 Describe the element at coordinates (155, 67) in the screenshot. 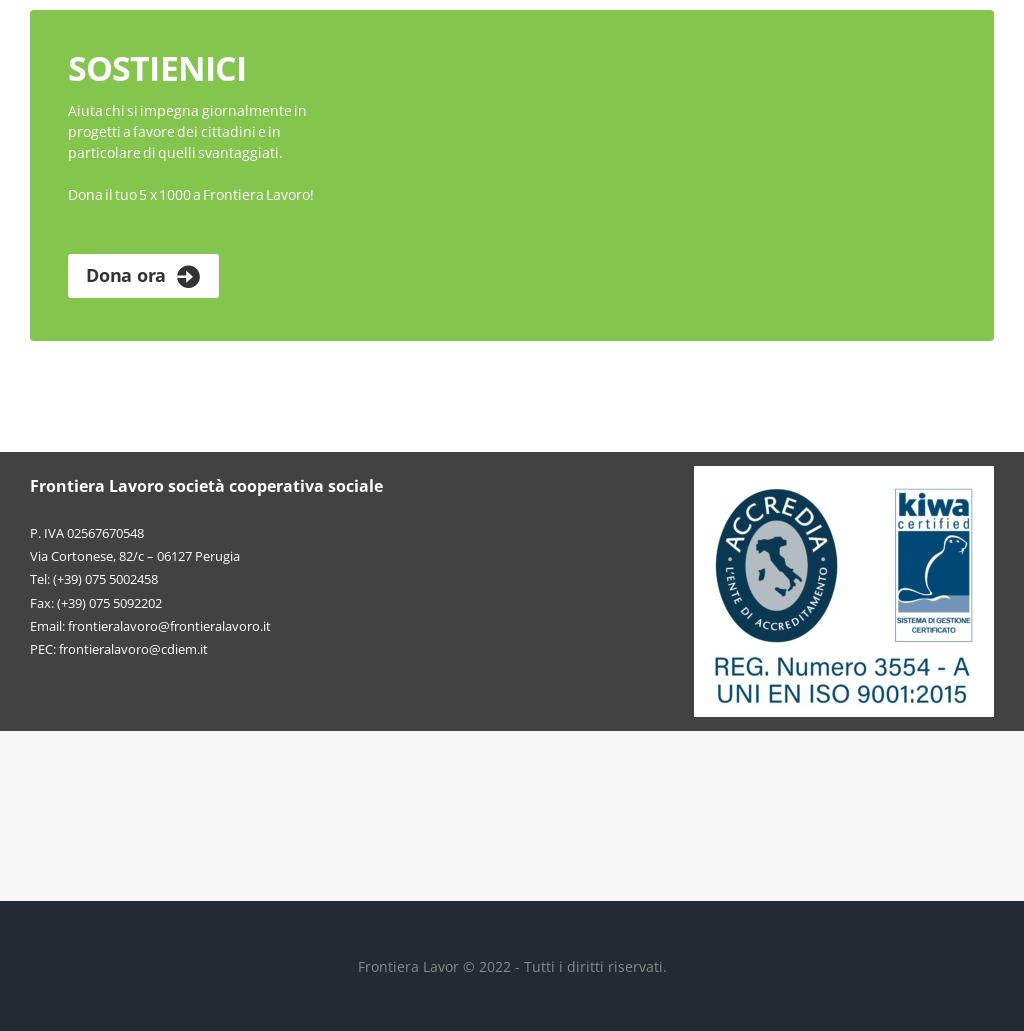

I see `'Sostienici'` at that location.